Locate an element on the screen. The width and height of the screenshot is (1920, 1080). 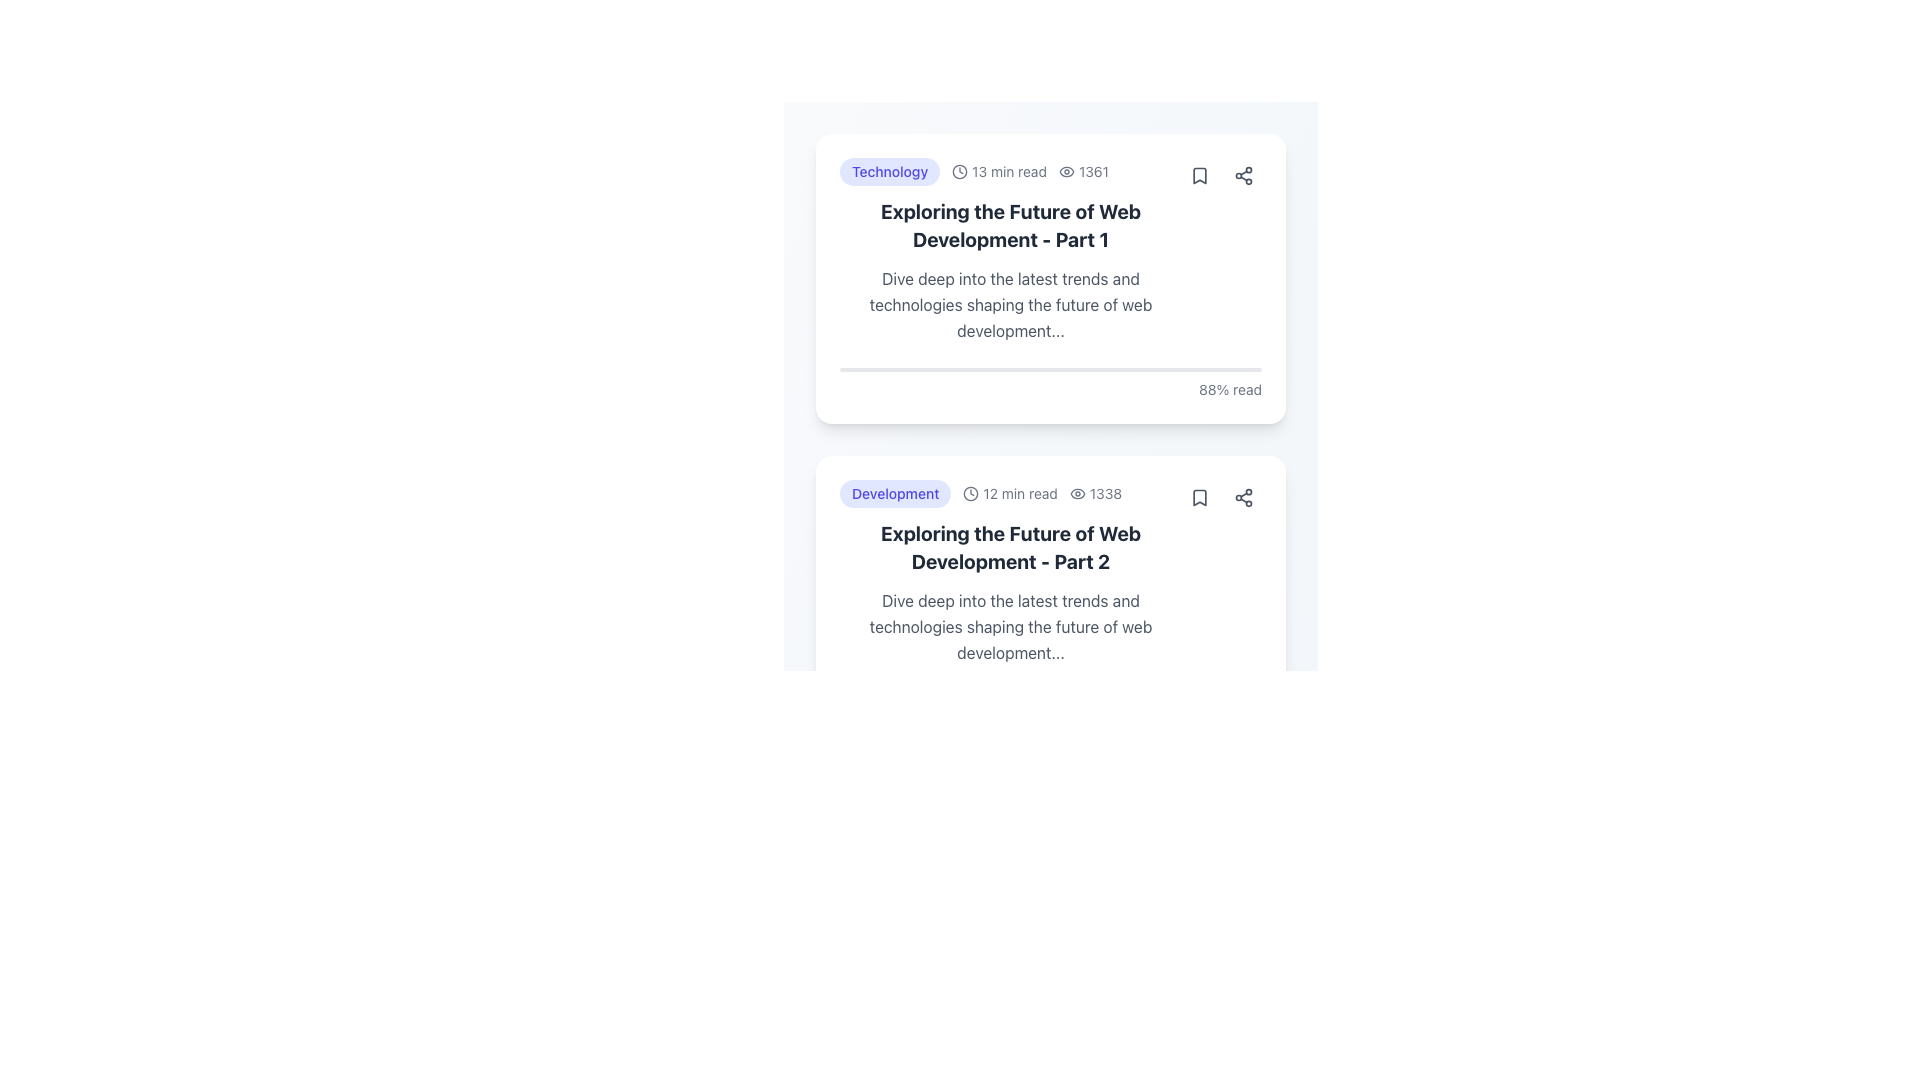
the interactive icons in the group located at the top-right corner of the information card labeled 'Exploring the Future of Web Development - Part 1' is located at coordinates (1221, 175).